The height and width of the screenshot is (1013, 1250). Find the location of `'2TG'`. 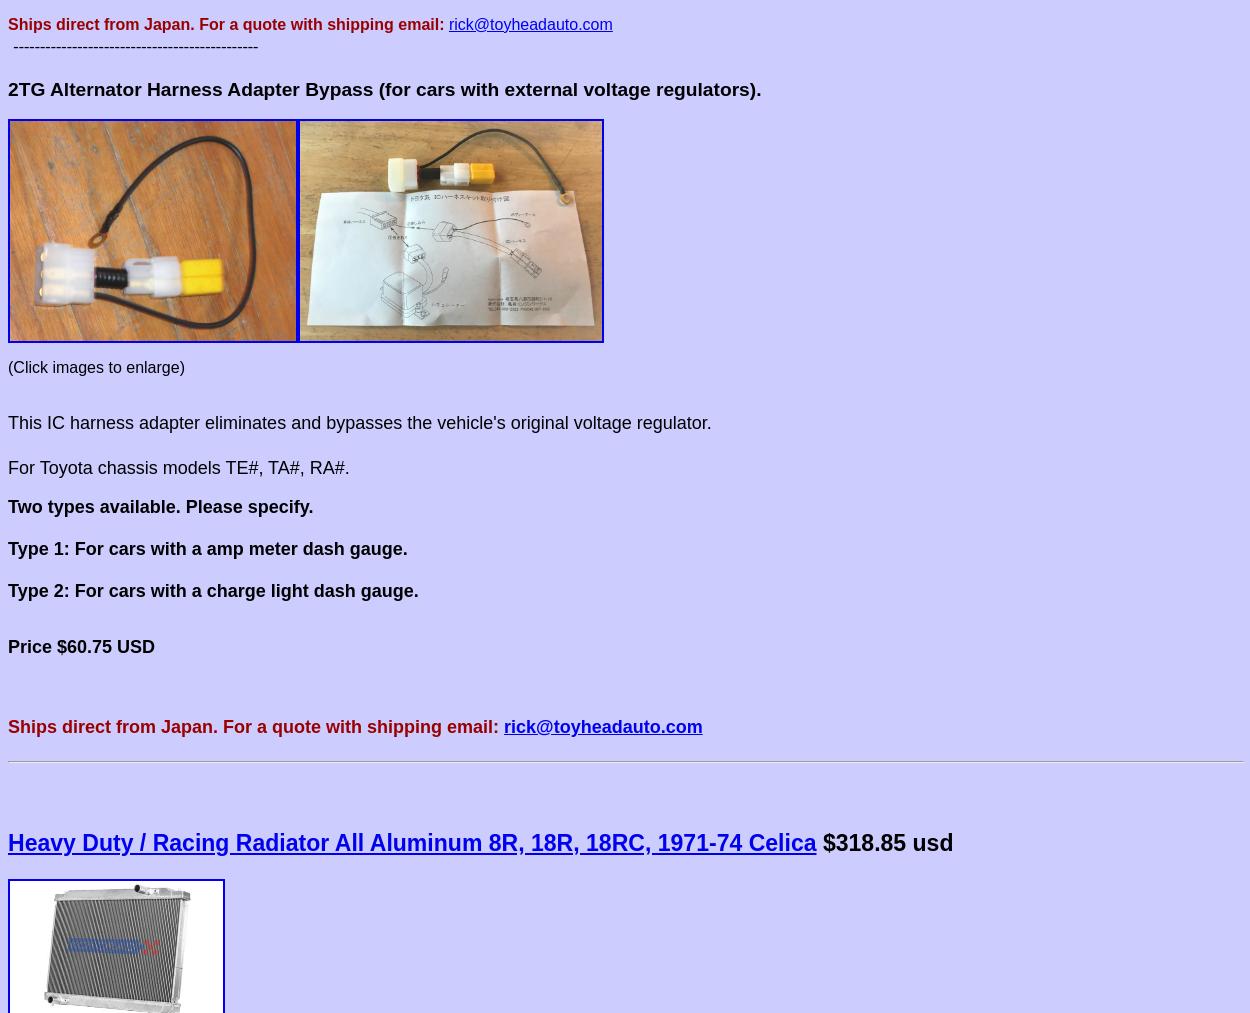

'2TG' is located at coordinates (8, 87).